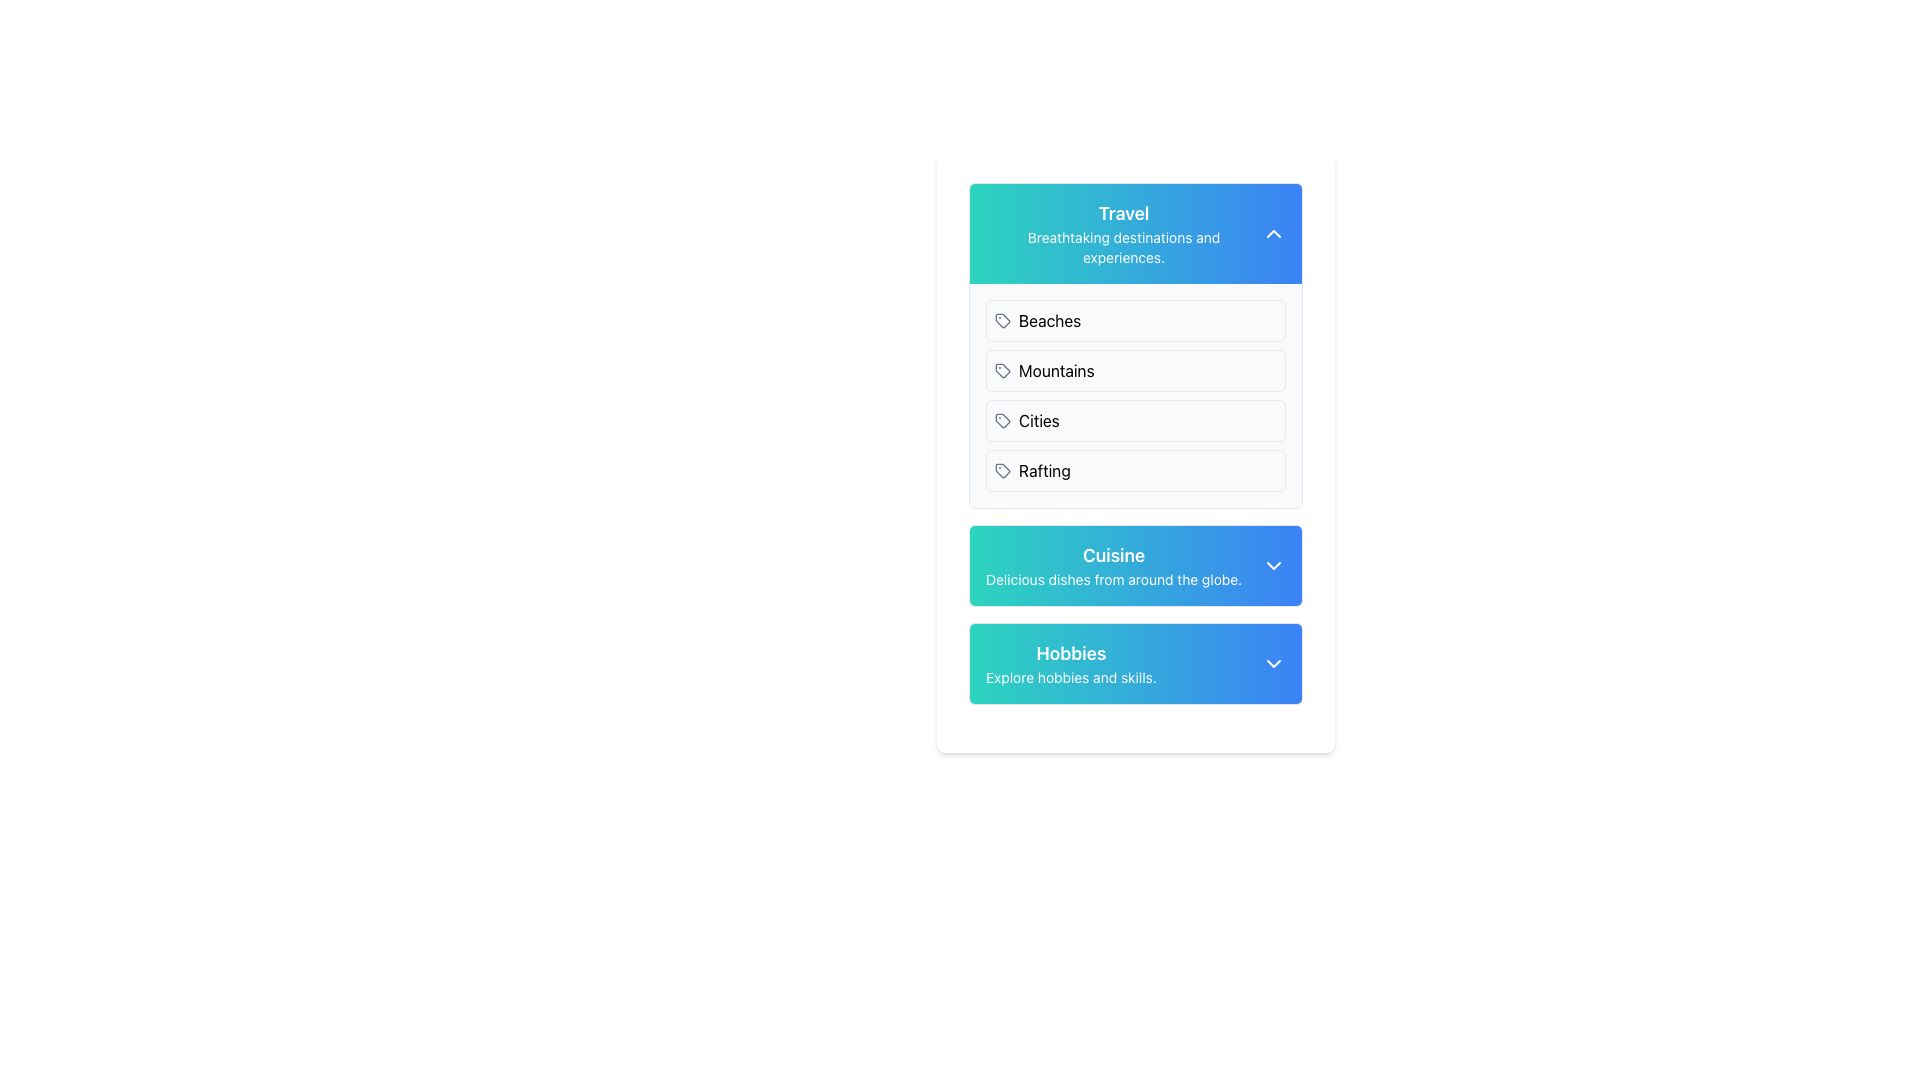 The image size is (1920, 1080). What do you see at coordinates (1003, 319) in the screenshot?
I see `the SVG icon that categorizes the 'Beaches' entry, positioned to the left of the text label` at bounding box center [1003, 319].